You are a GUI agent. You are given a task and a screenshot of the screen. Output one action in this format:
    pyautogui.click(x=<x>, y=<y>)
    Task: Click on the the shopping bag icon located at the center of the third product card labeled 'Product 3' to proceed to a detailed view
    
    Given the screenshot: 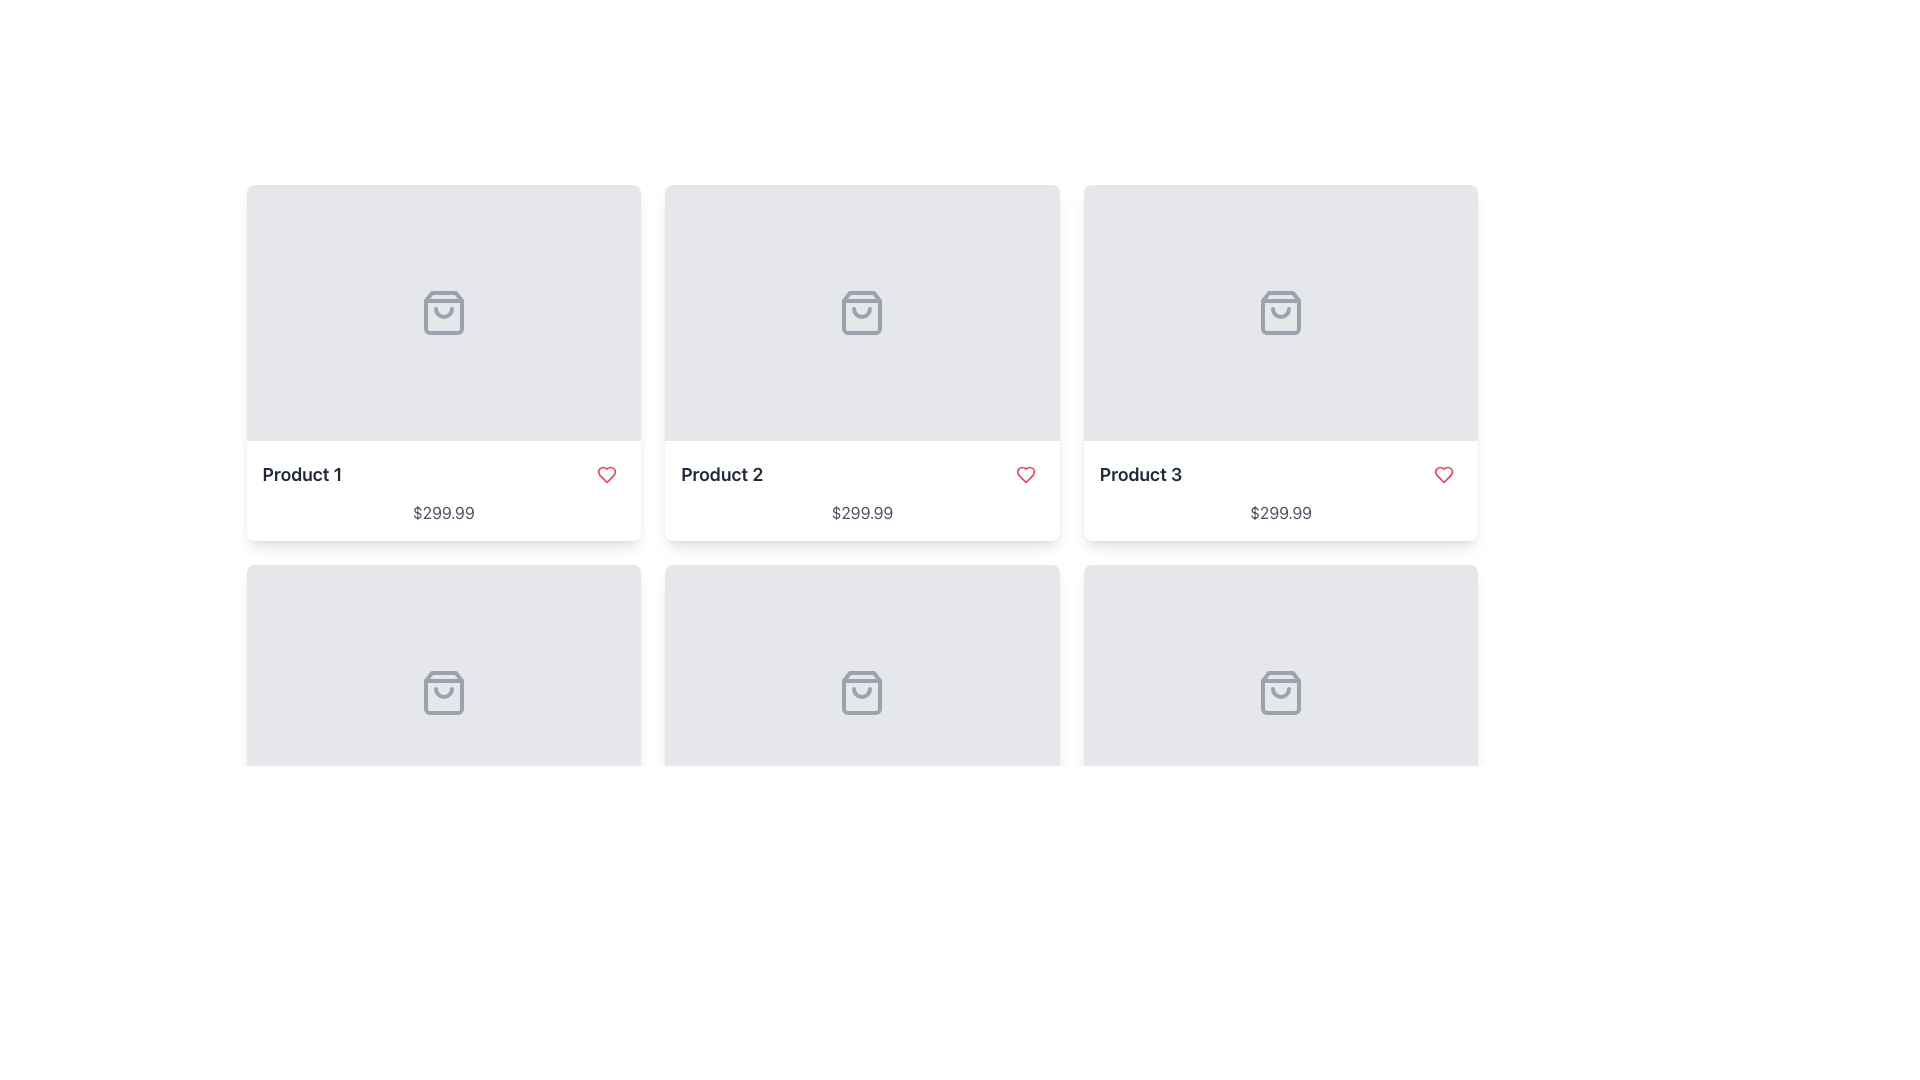 What is the action you would take?
    pyautogui.click(x=1281, y=312)
    